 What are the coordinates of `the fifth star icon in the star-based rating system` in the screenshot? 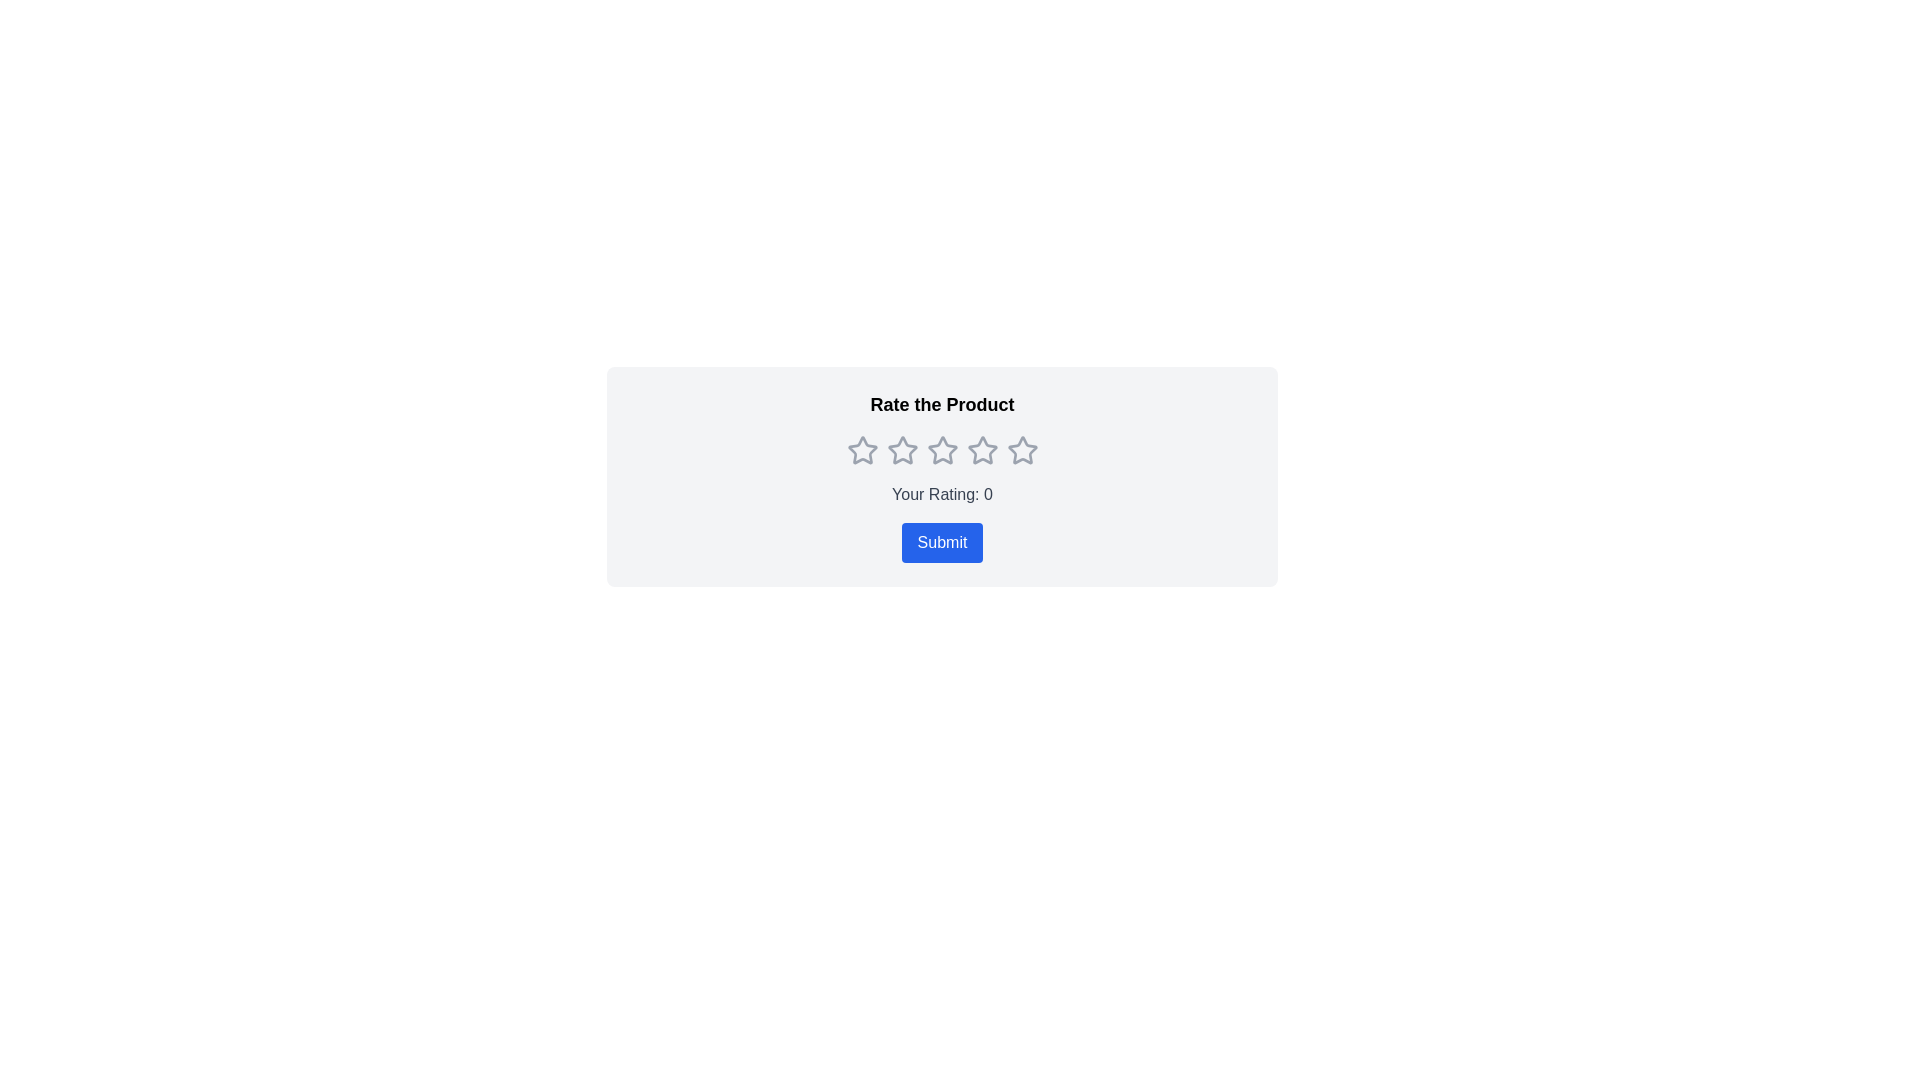 It's located at (1022, 450).